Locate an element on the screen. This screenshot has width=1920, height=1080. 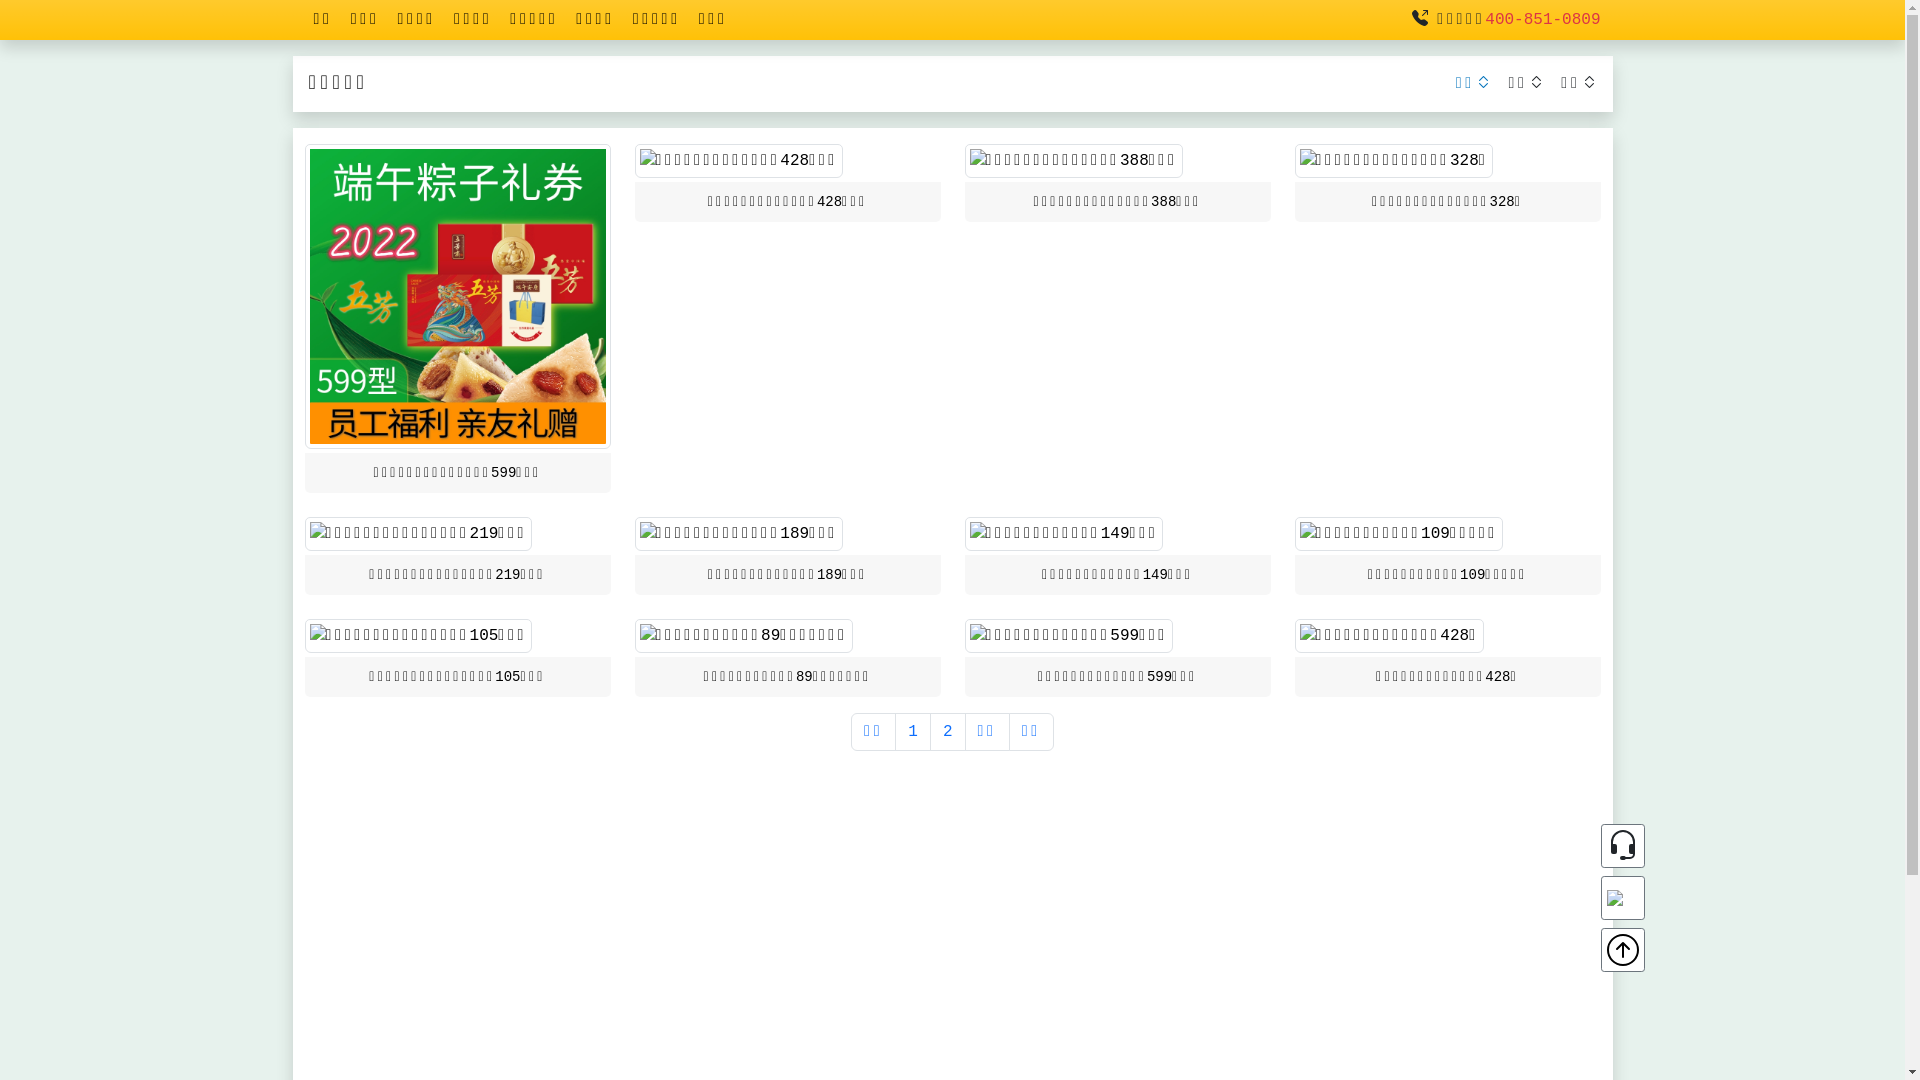
'1' is located at coordinates (911, 732).